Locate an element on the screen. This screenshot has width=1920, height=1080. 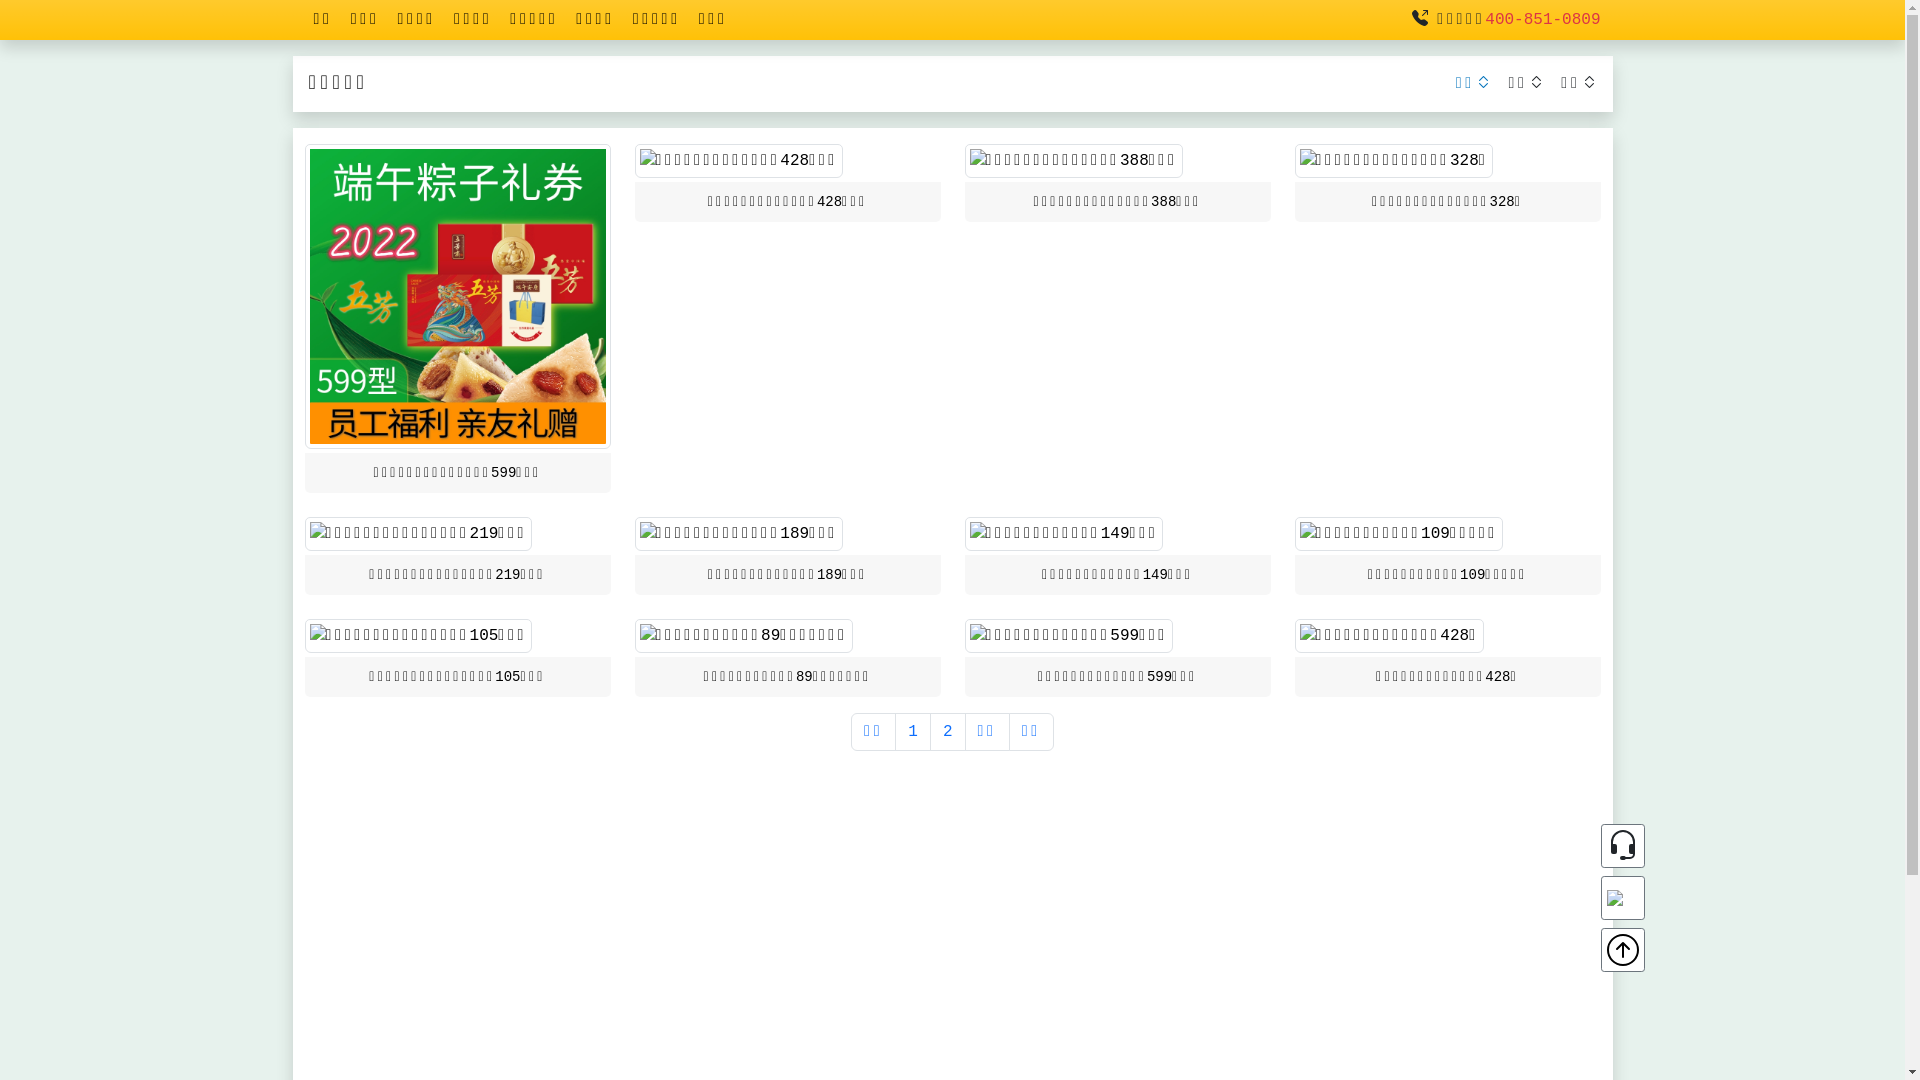
'1' is located at coordinates (911, 732).